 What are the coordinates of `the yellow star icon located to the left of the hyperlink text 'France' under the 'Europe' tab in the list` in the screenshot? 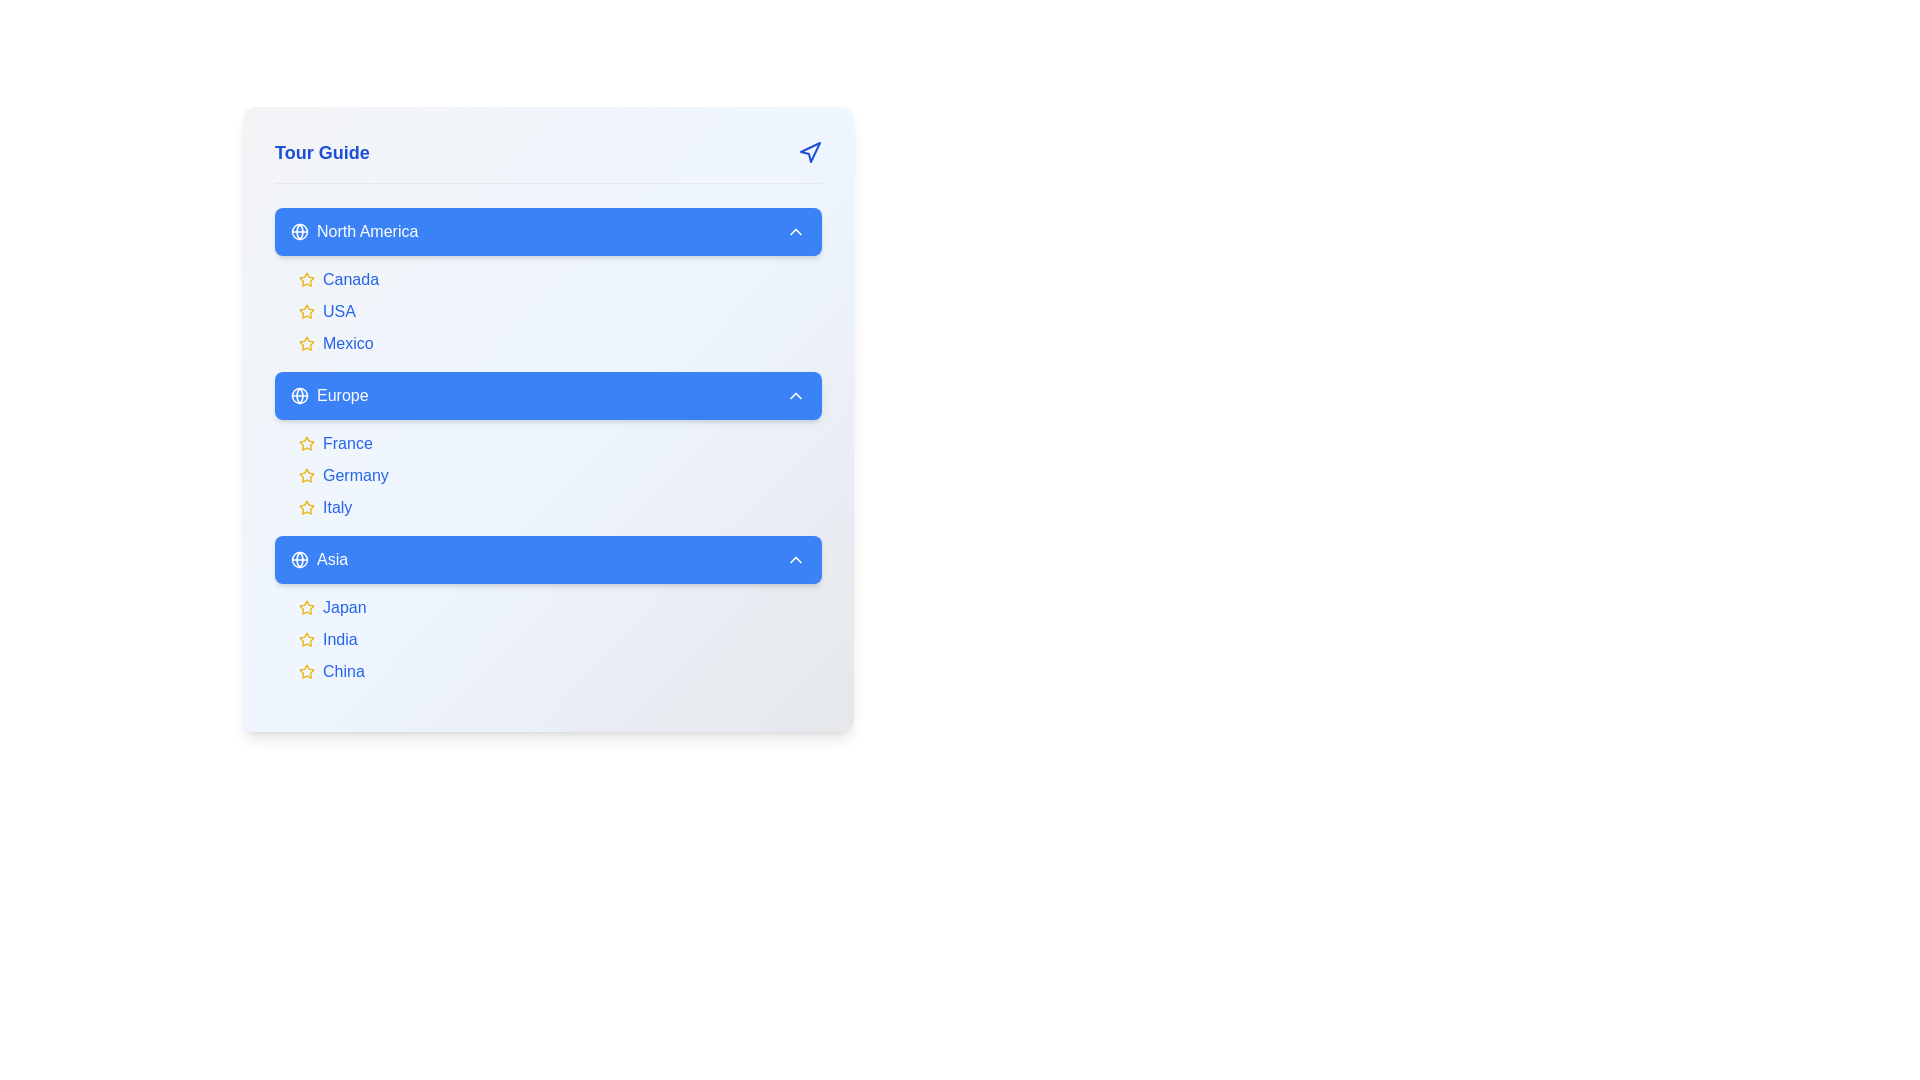 It's located at (560, 442).